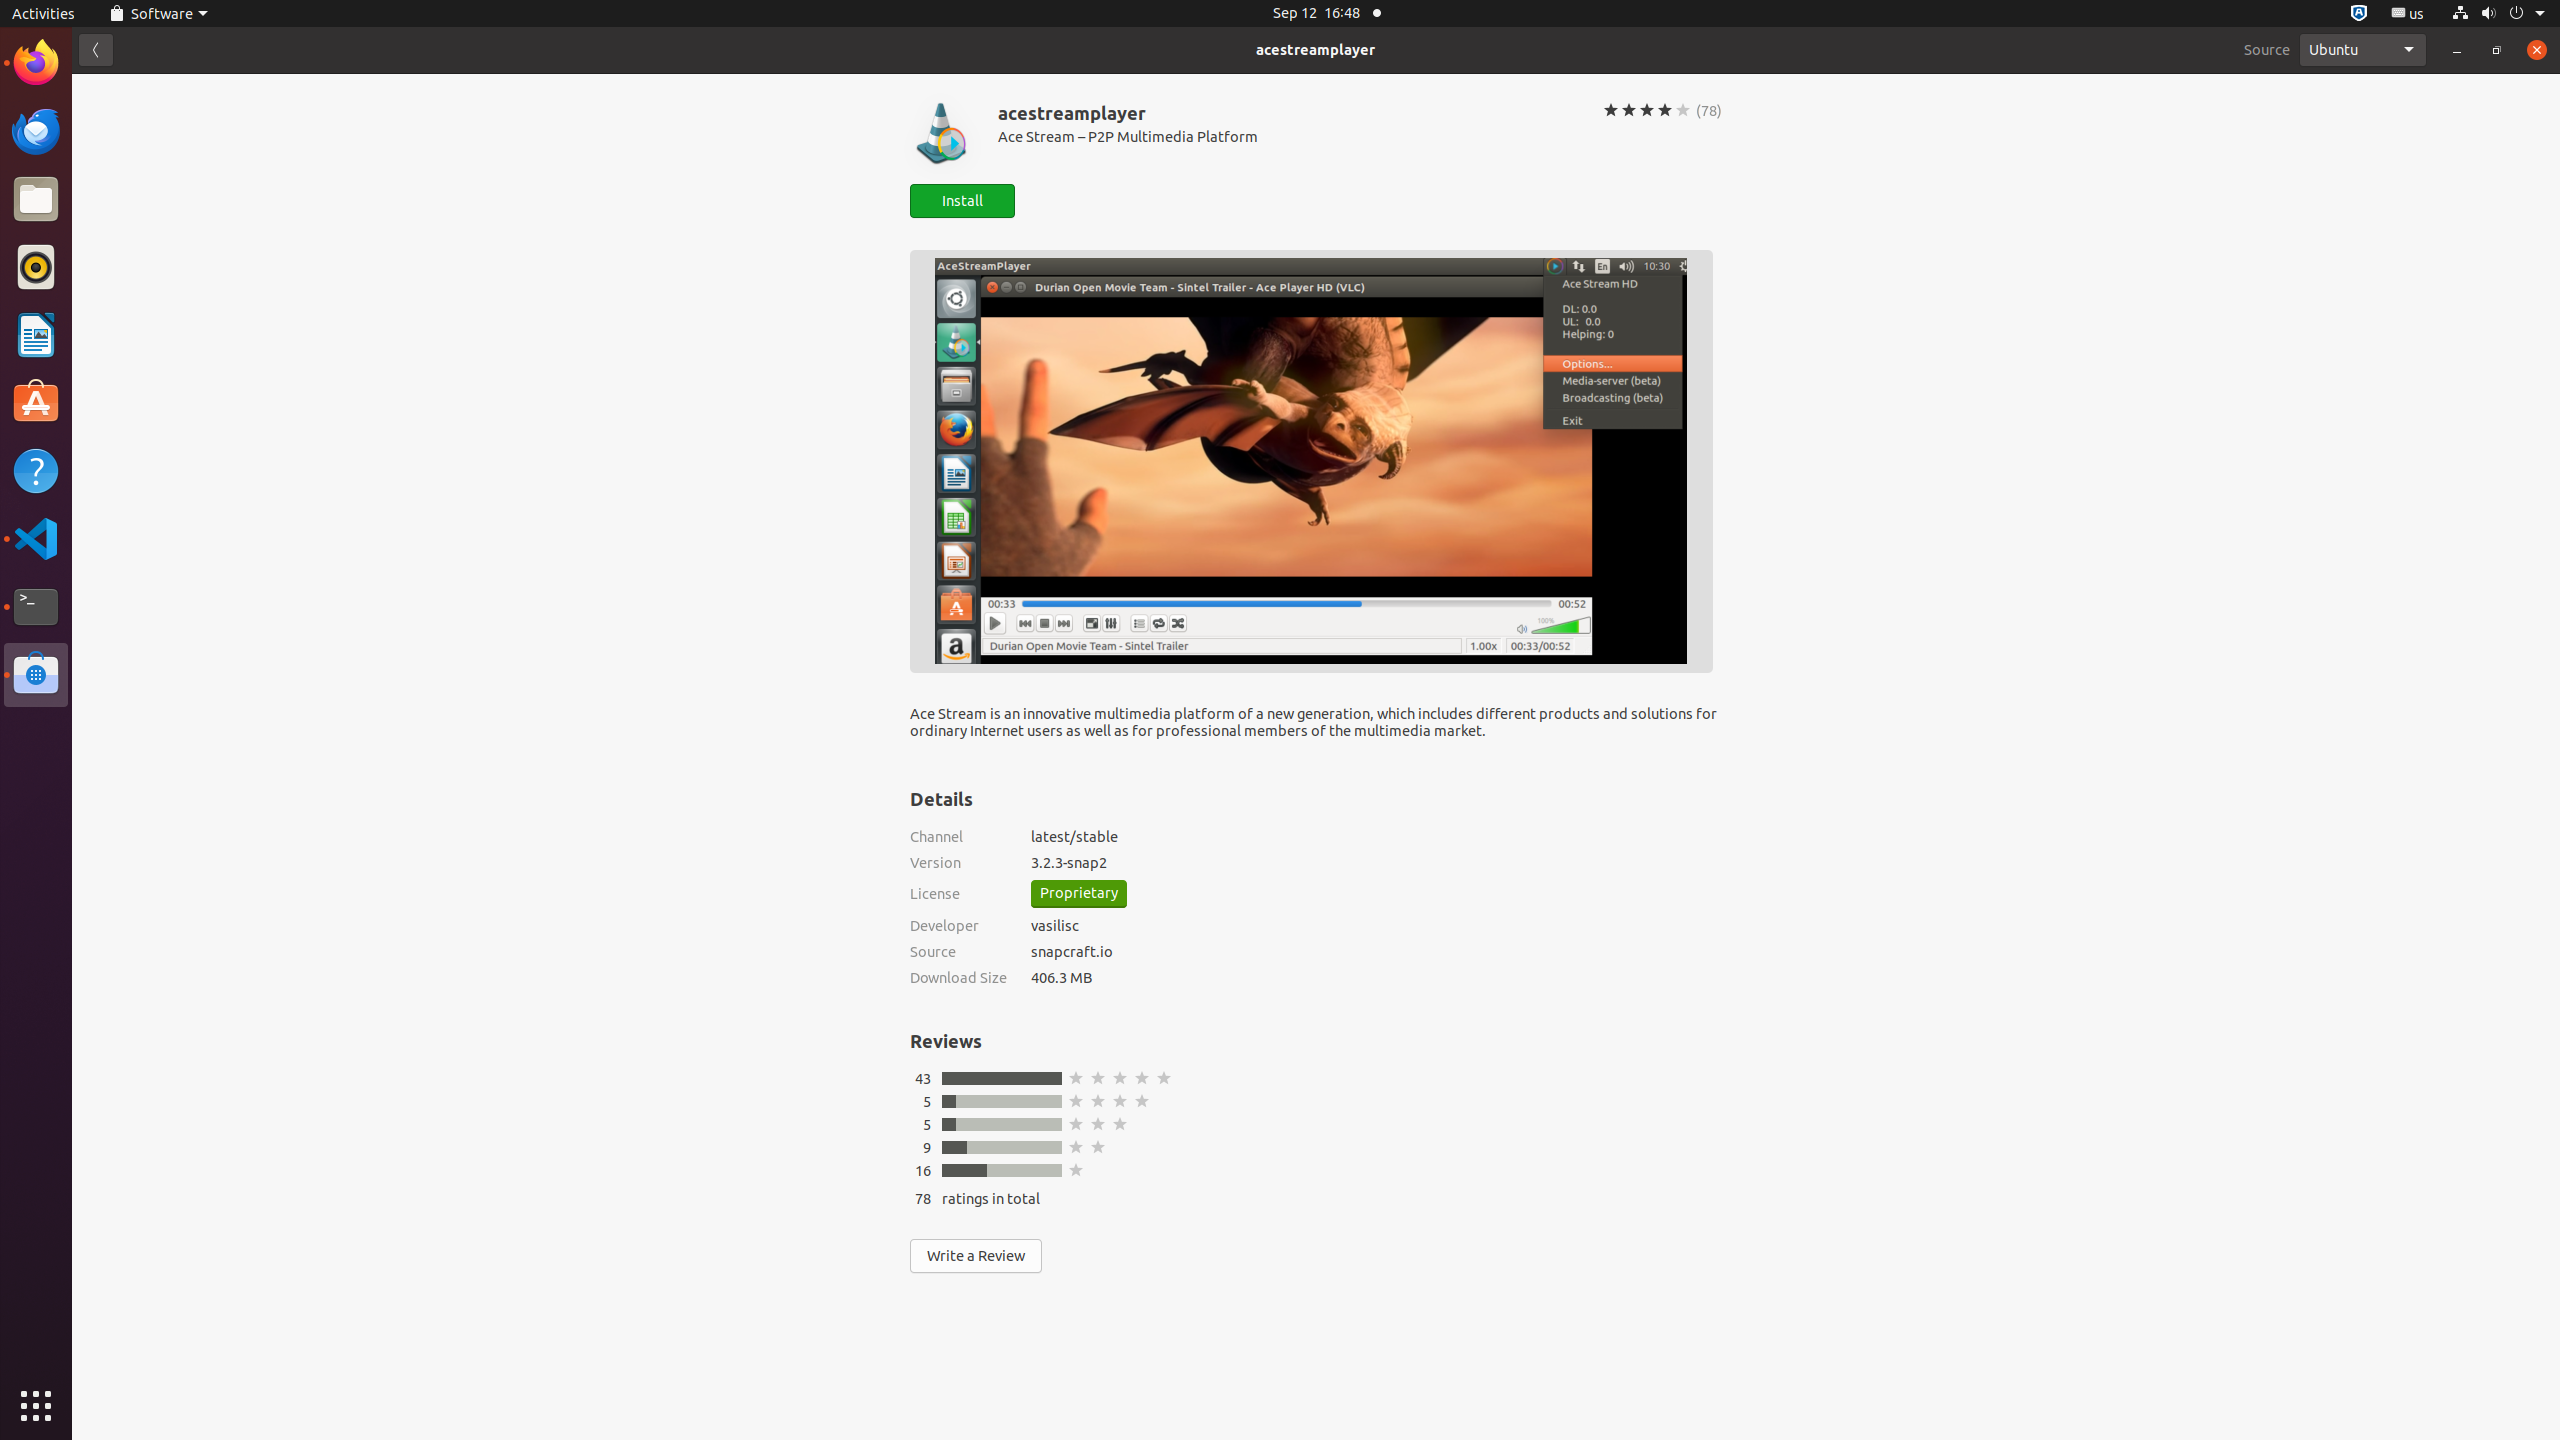  Describe the element at coordinates (974, 1255) in the screenshot. I see `'Write a Review'` at that location.